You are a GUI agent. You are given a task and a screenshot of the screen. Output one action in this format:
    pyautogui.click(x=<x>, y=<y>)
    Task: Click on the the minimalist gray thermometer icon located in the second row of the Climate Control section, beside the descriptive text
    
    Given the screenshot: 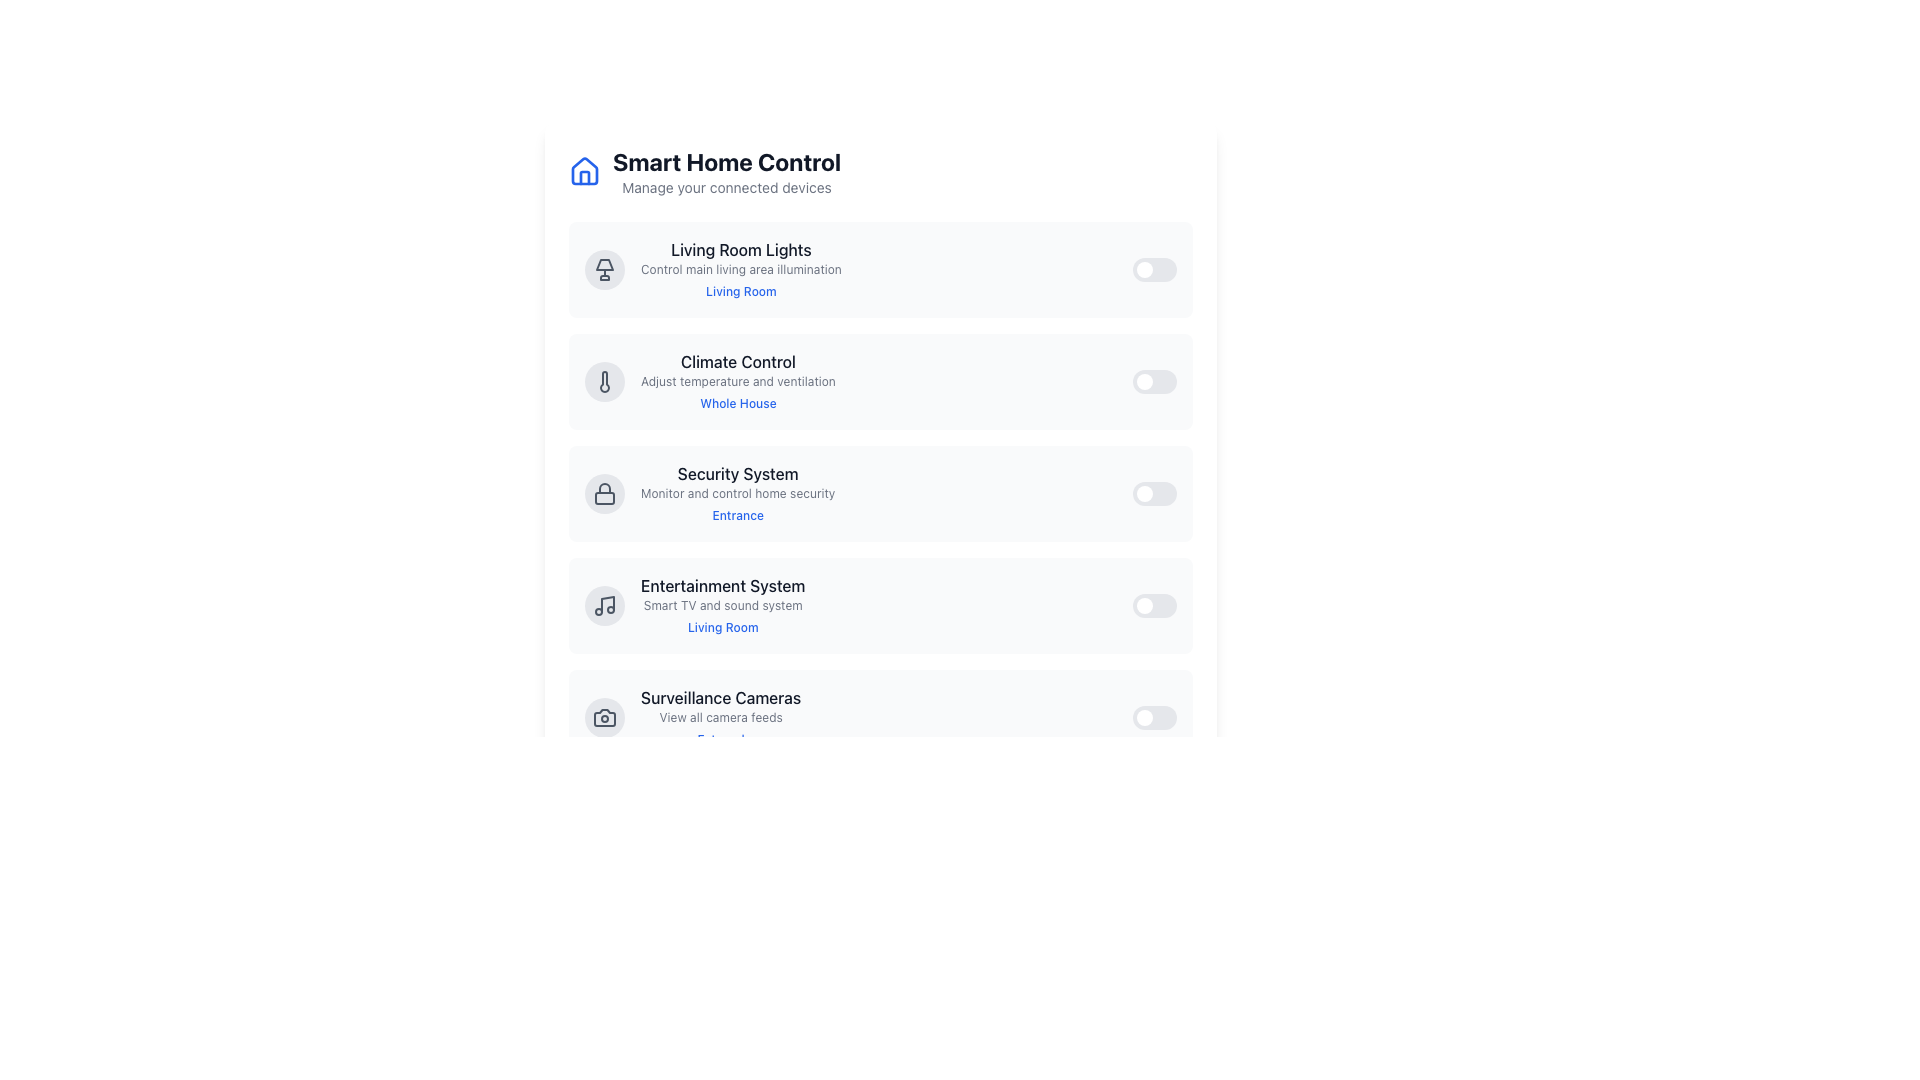 What is the action you would take?
    pyautogui.click(x=603, y=381)
    